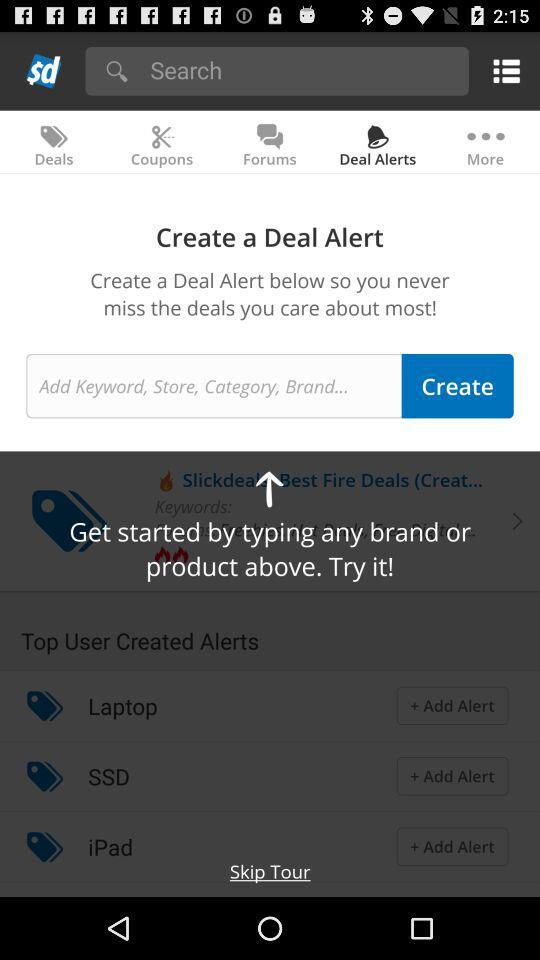  I want to click on search for a deal, so click(212, 384).